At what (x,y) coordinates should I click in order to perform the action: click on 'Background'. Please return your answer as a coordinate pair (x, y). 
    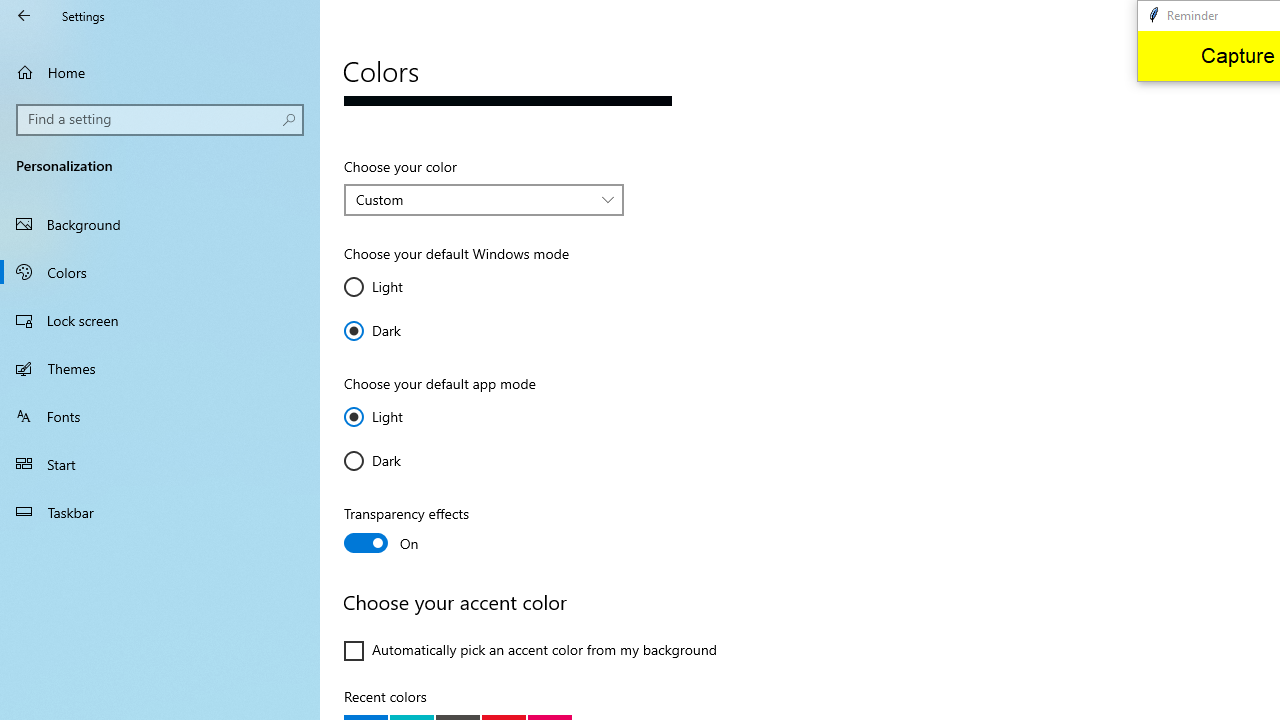
    Looking at the image, I should click on (160, 223).